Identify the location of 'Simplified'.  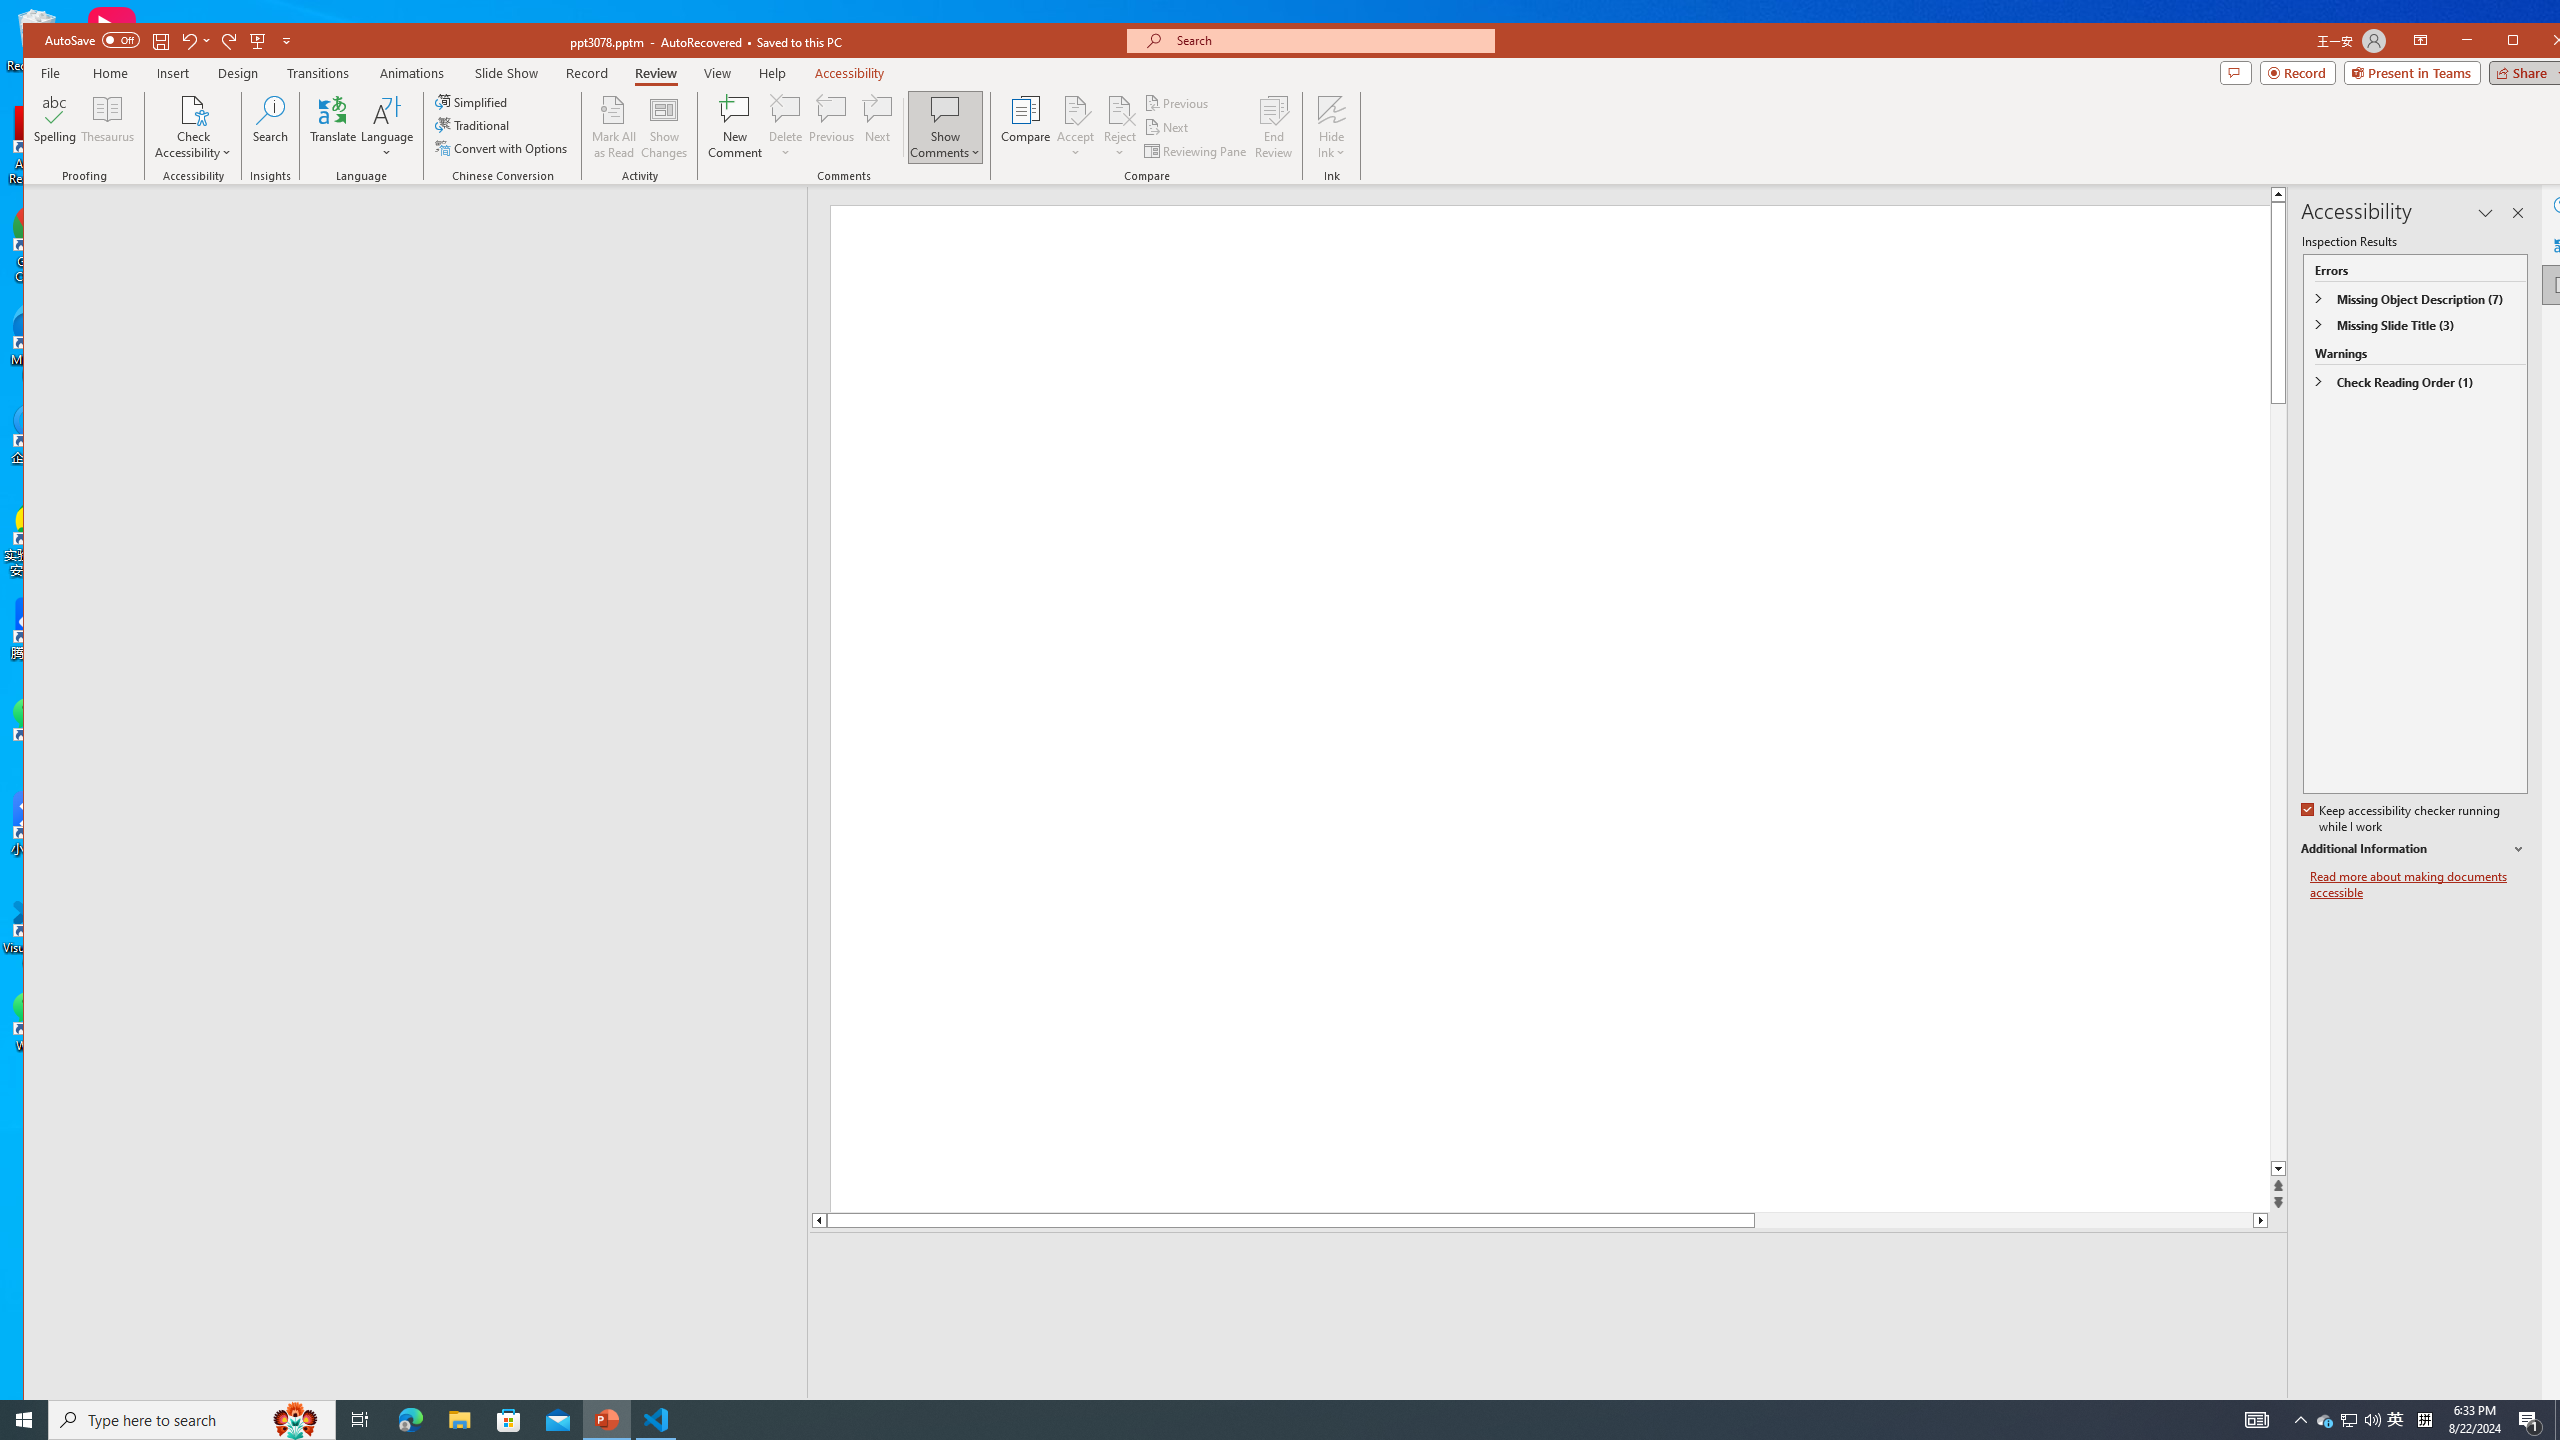
(472, 102).